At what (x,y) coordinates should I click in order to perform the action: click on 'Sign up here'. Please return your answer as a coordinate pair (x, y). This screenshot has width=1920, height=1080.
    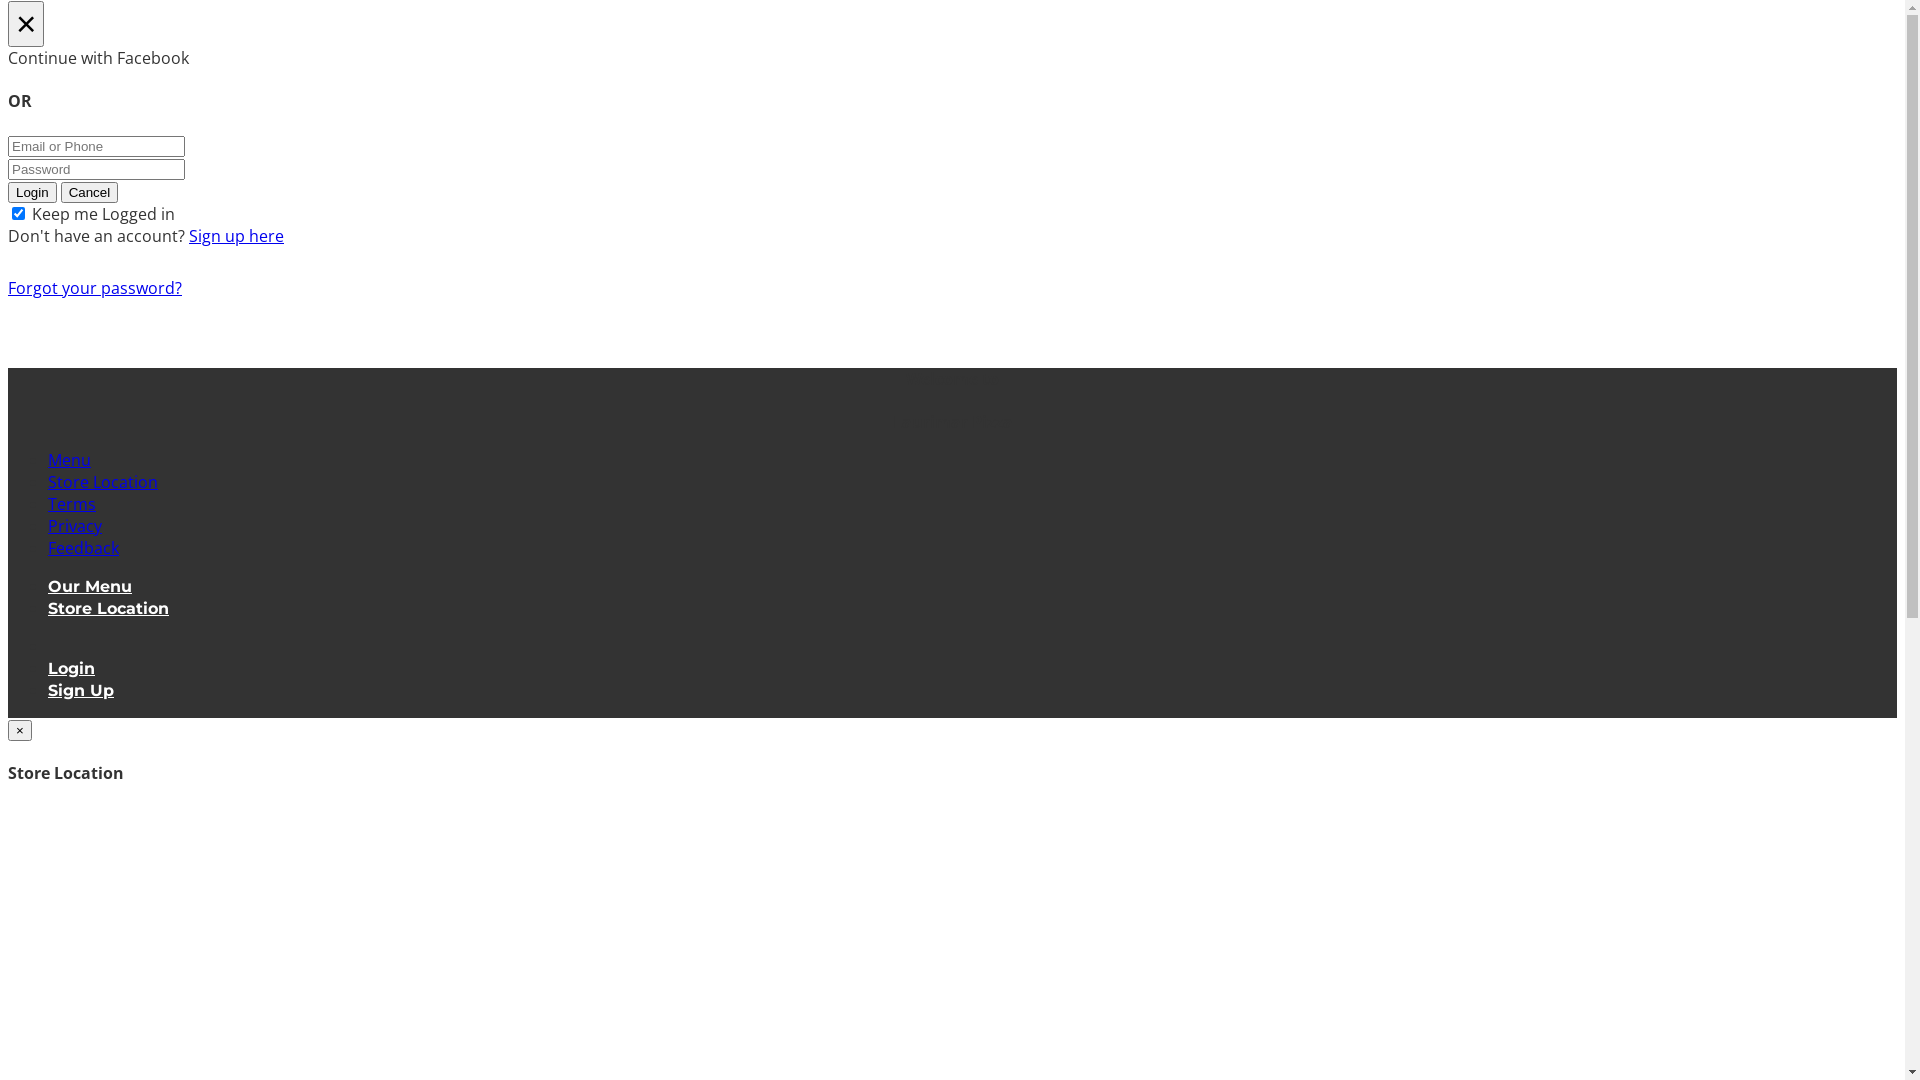
    Looking at the image, I should click on (236, 234).